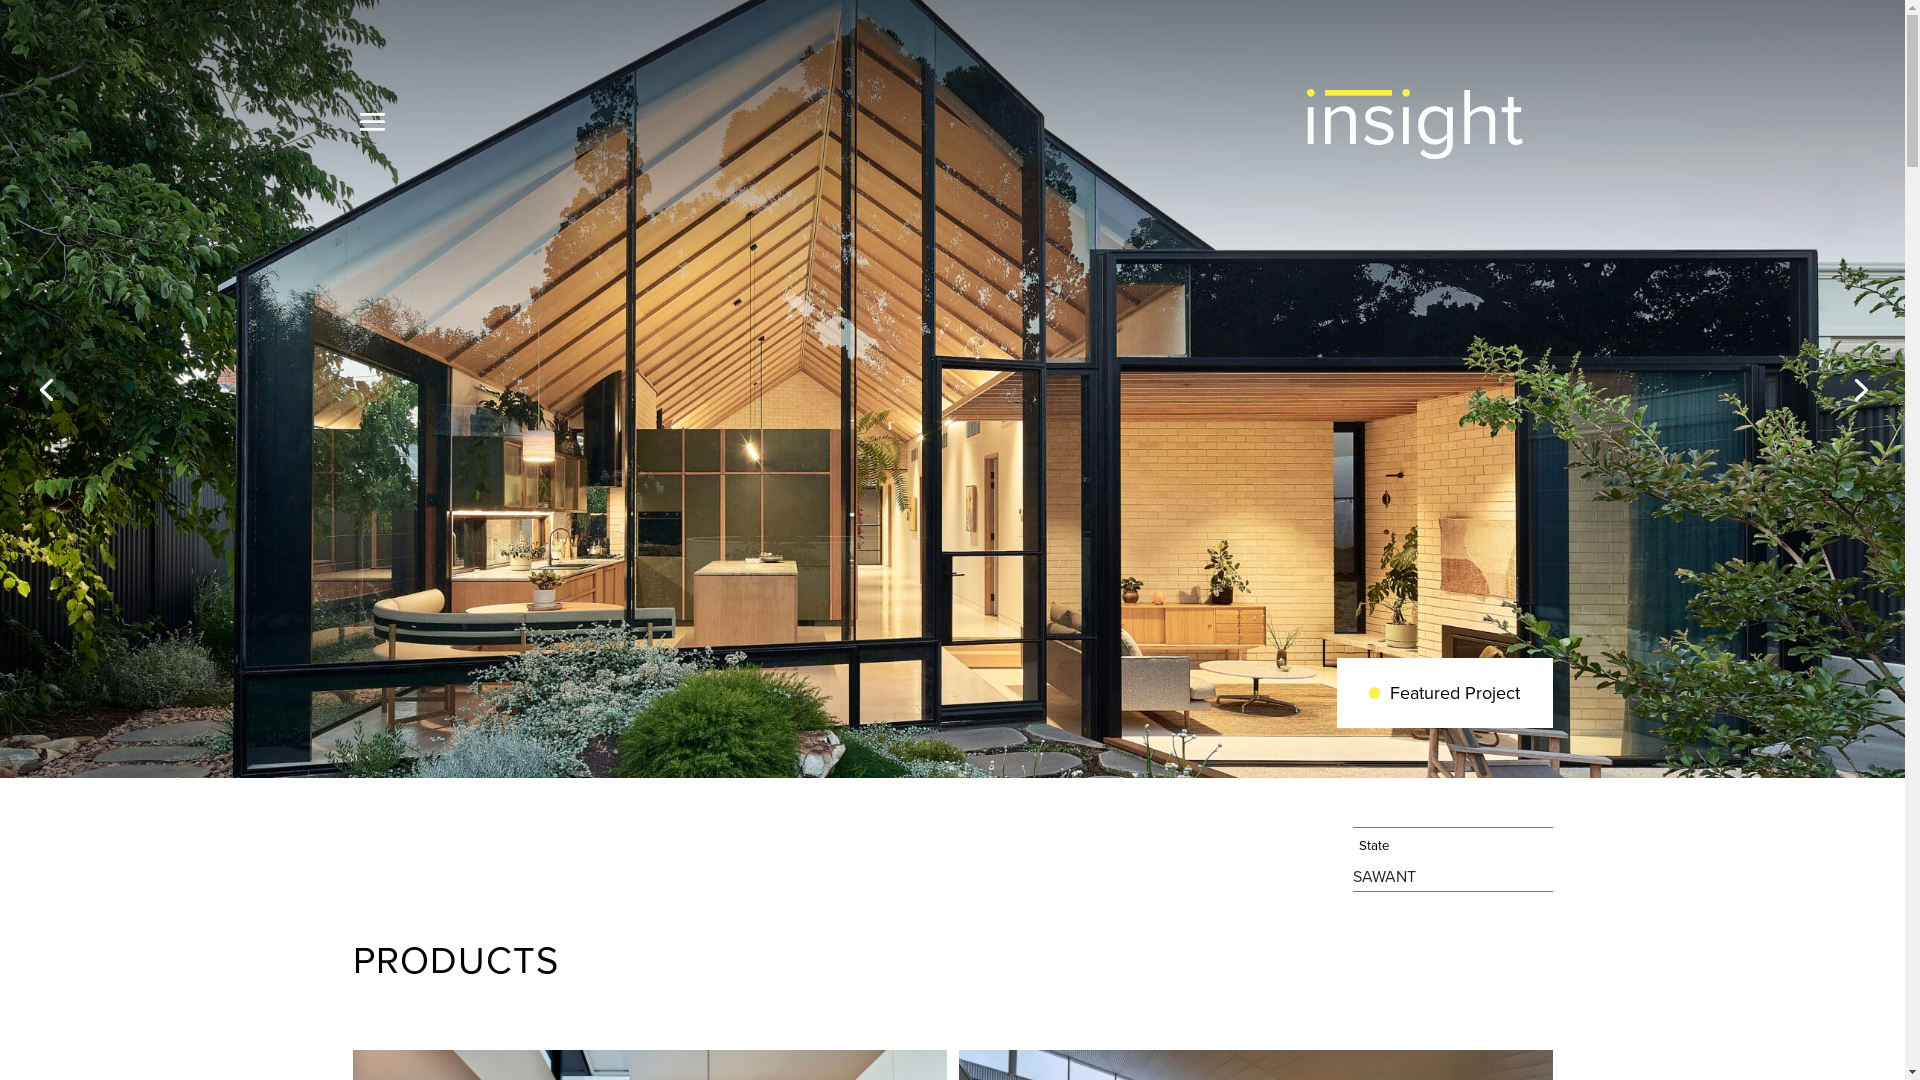  I want to click on 'Featured Project', so click(1444, 692).